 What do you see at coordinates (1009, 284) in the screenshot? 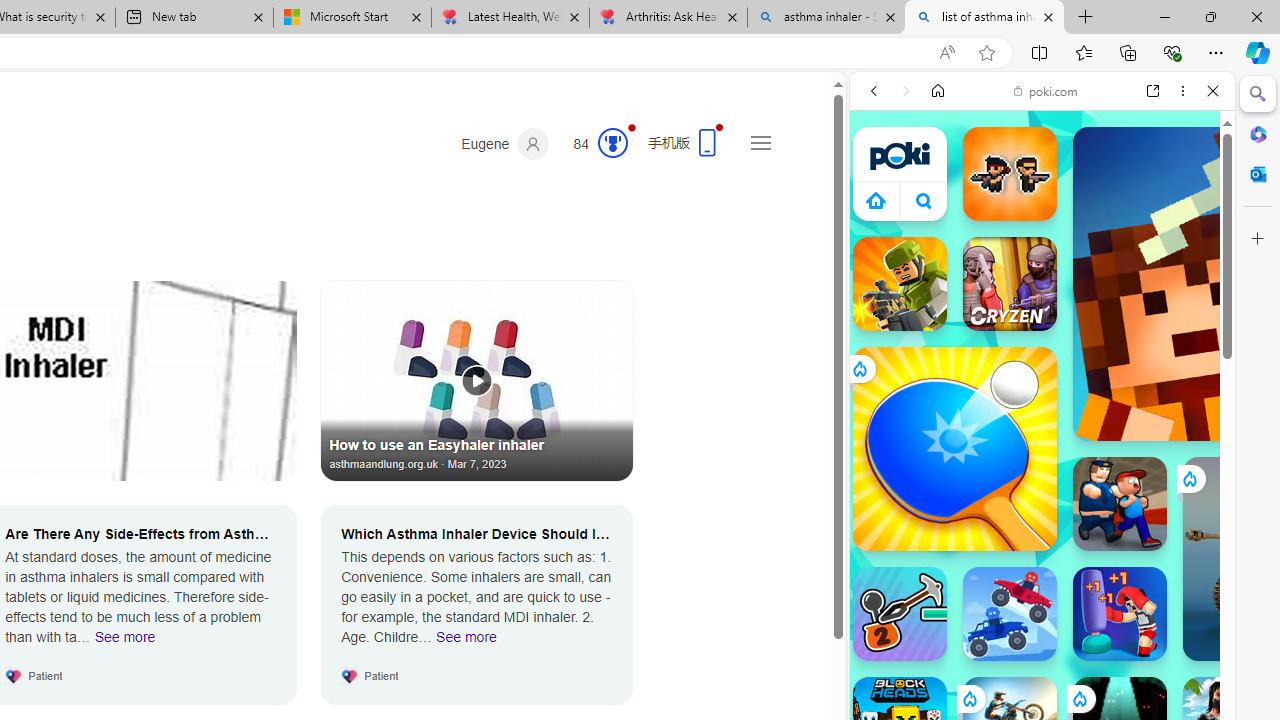
I see `'Cryzen.io'` at bounding box center [1009, 284].